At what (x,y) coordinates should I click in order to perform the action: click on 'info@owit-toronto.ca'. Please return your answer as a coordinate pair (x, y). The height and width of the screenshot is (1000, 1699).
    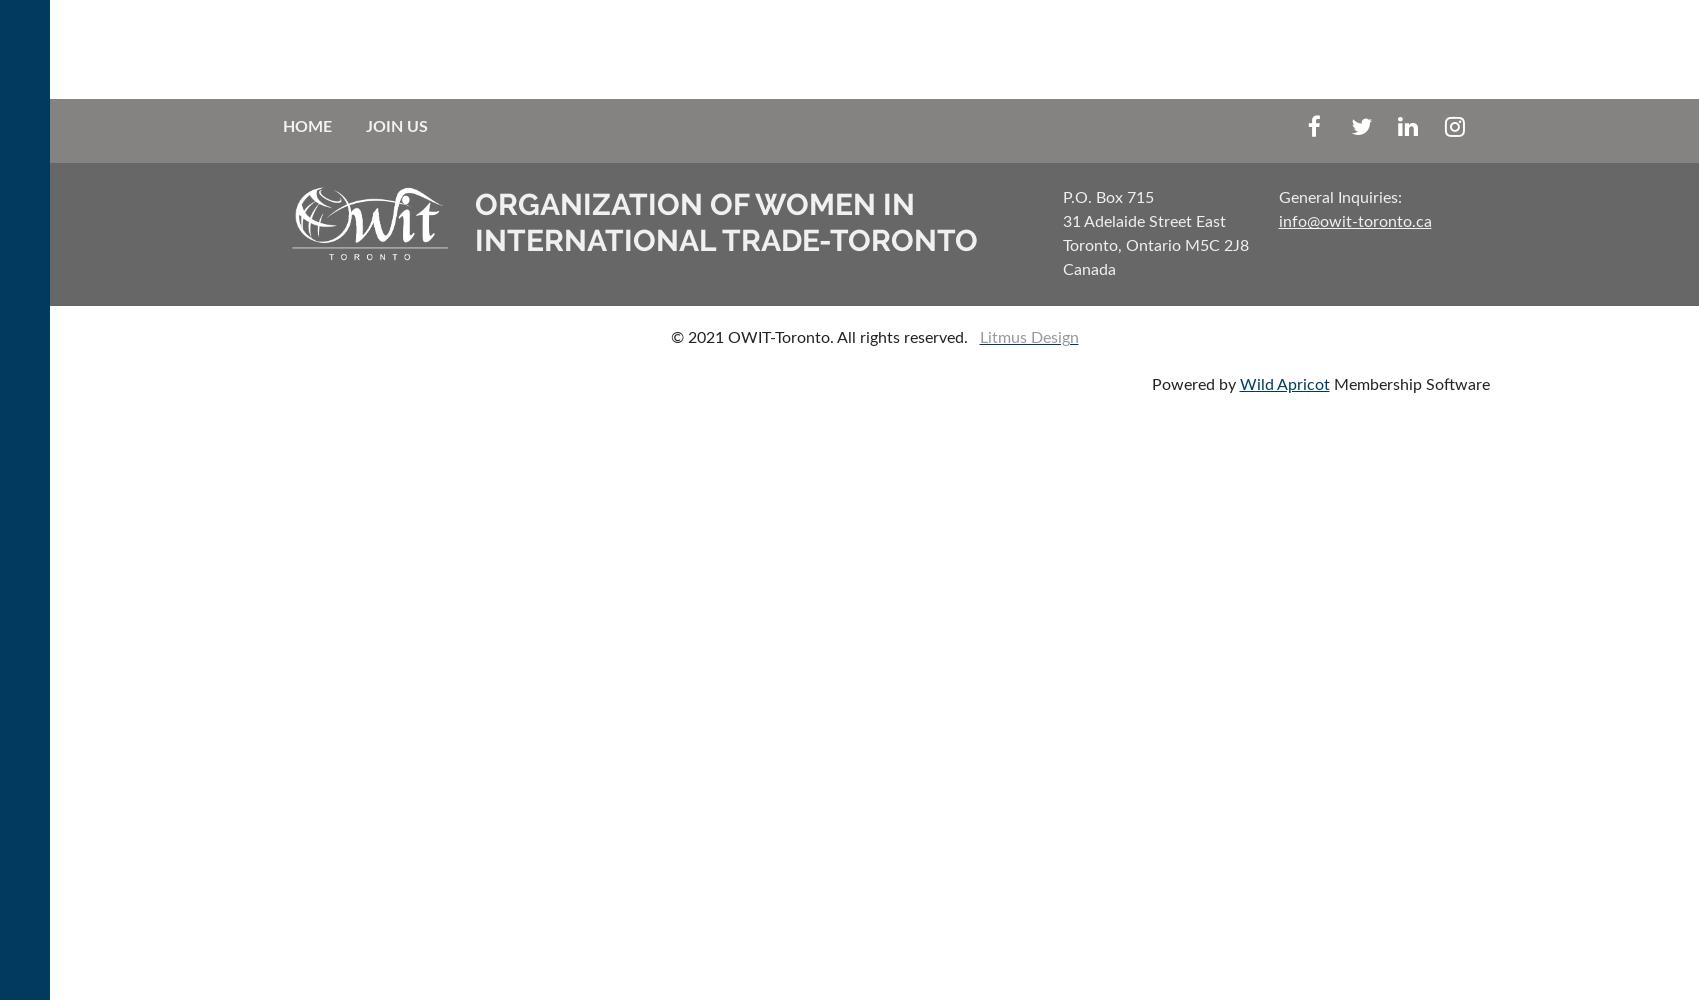
    Looking at the image, I should click on (1354, 221).